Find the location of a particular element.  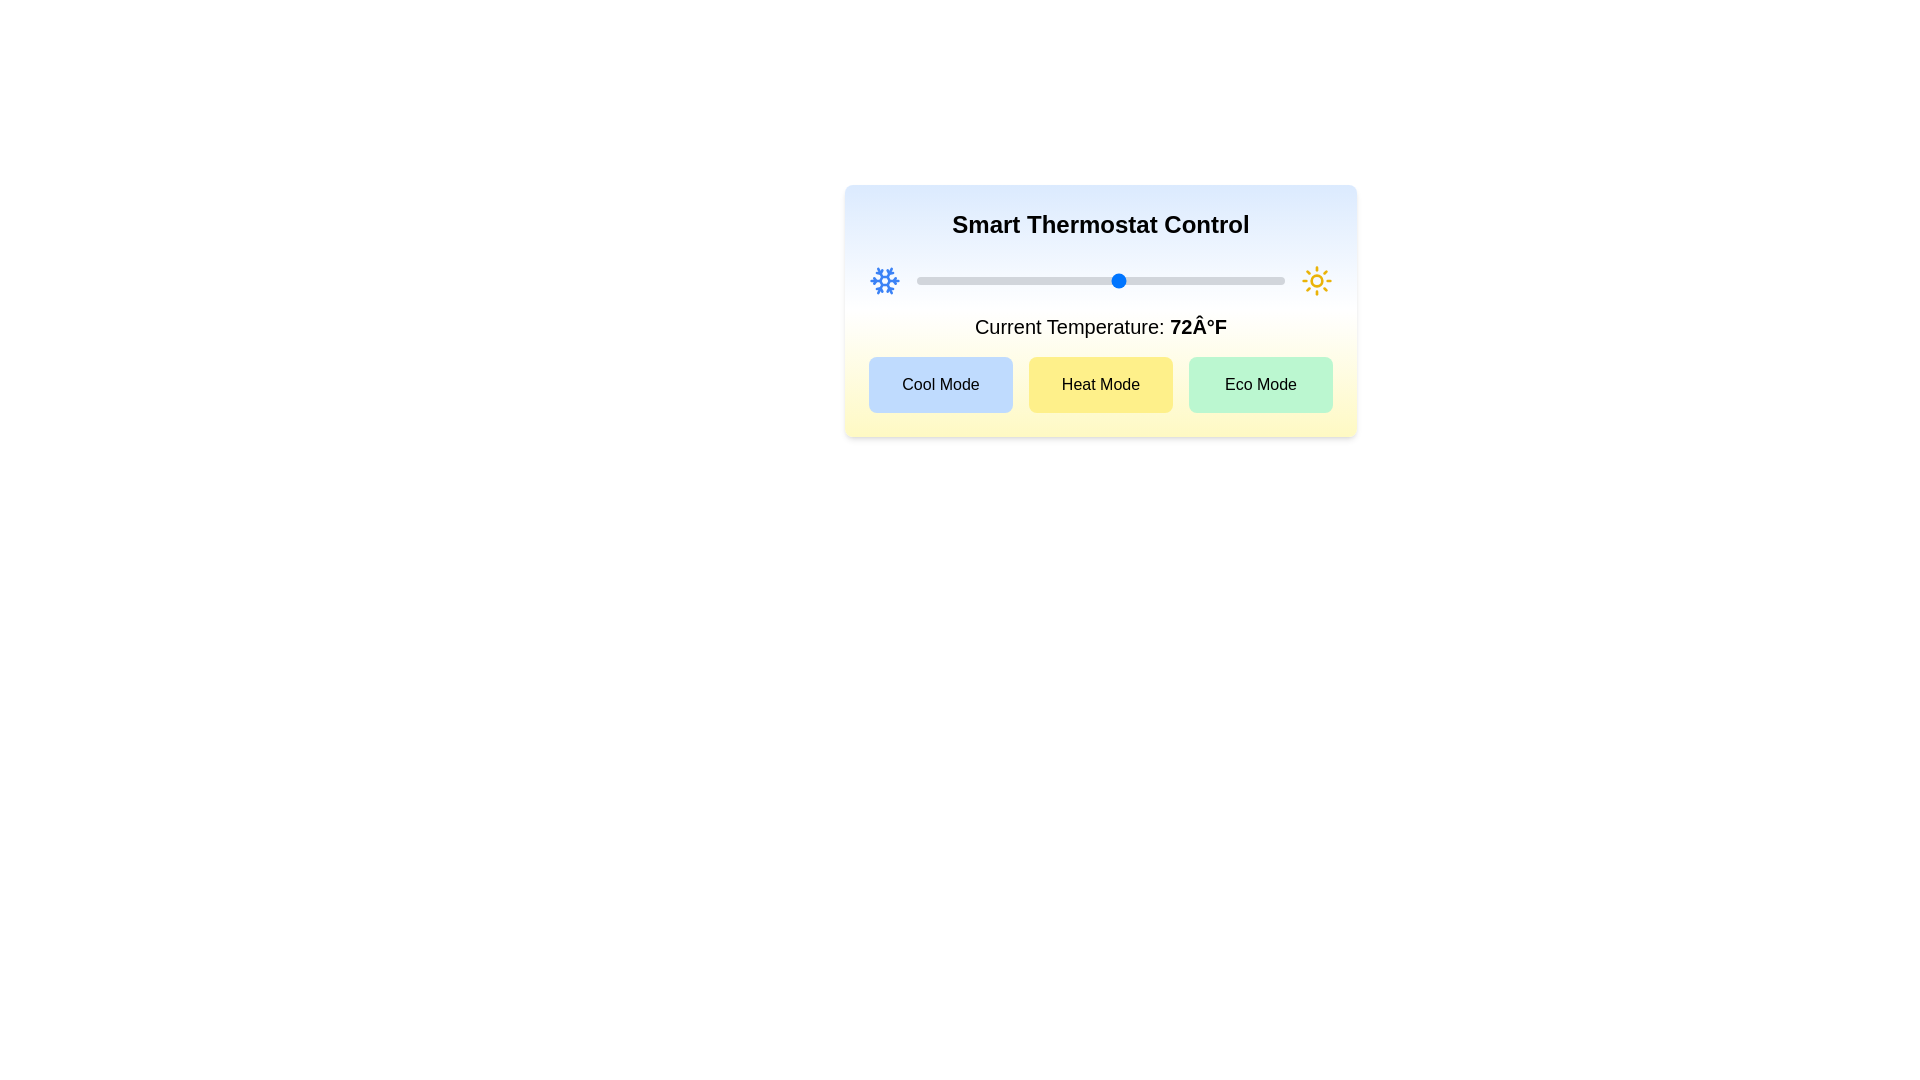

the temperature slider to set the temperature to 86°F is located at coordinates (1247, 281).